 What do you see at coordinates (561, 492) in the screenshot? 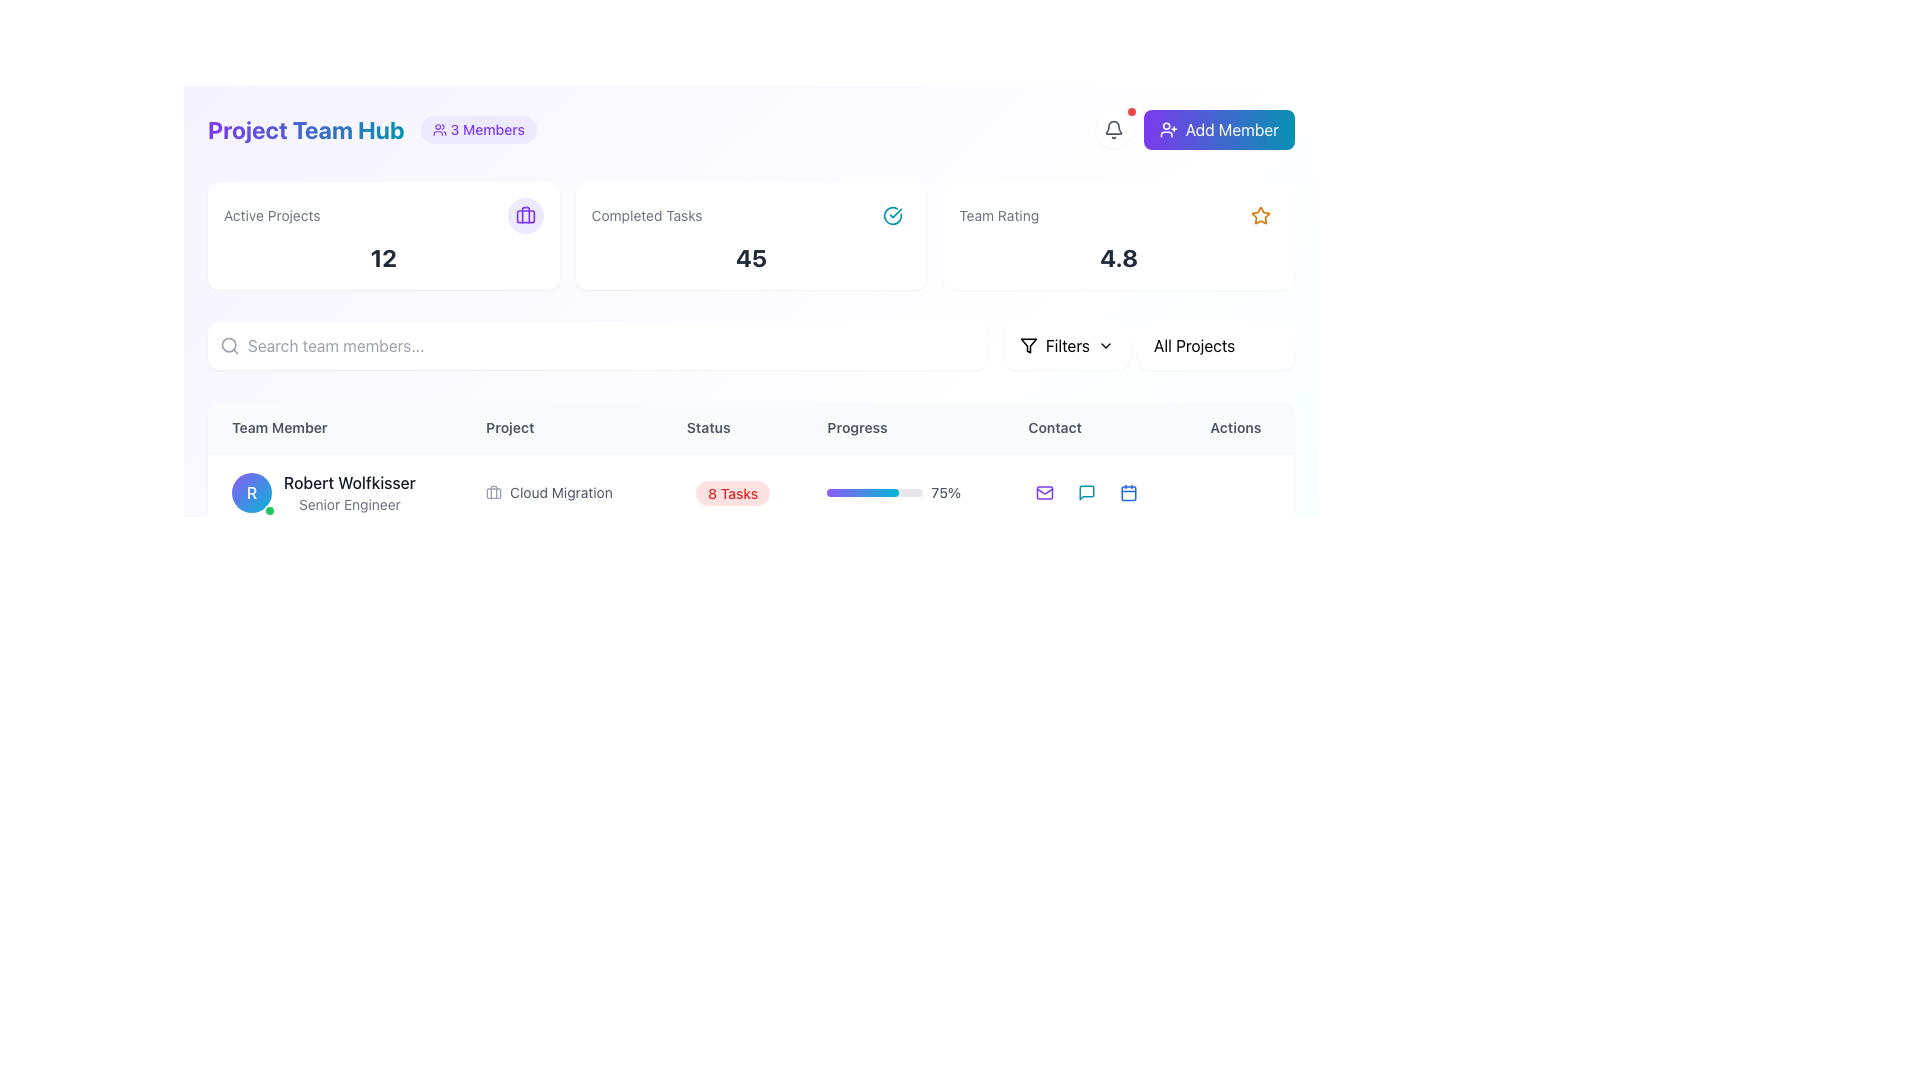
I see `the 'Cloud Migration' label with a briefcase icon, which is positioned in the 'Project' column of the table next to 'Robert Wolfkisser' and '8 Tasks'` at bounding box center [561, 492].